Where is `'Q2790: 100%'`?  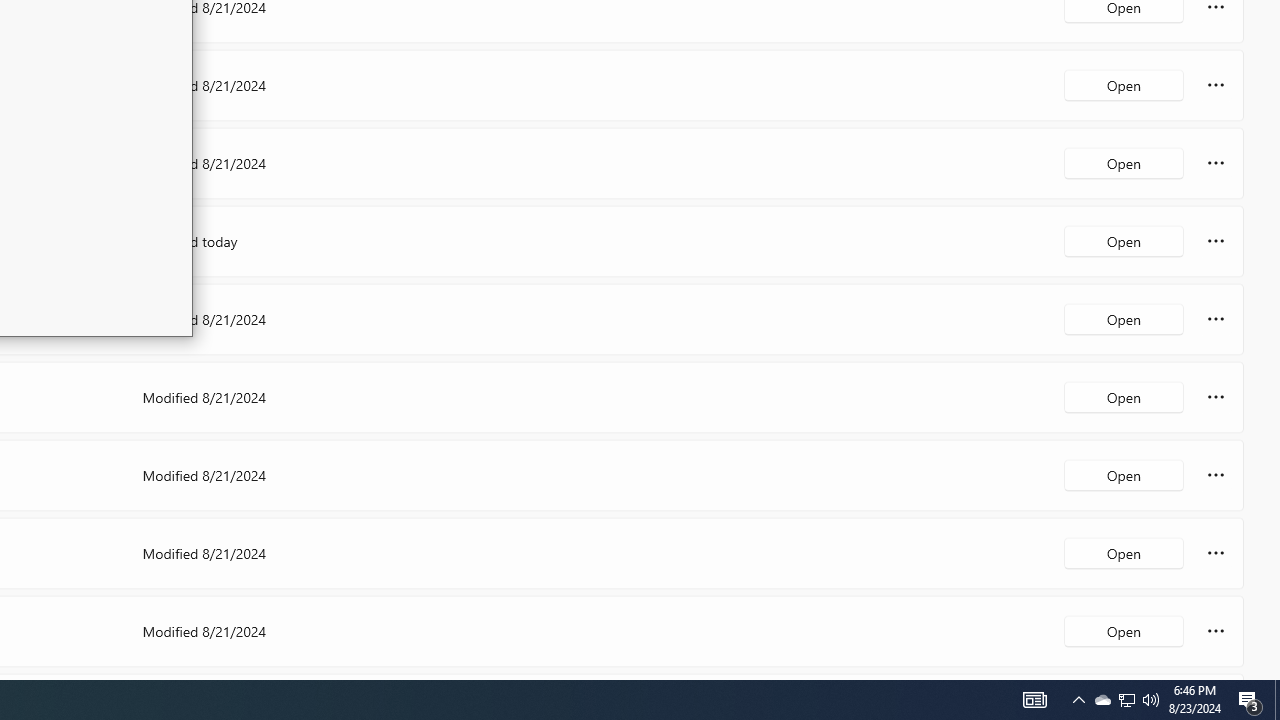
'Q2790: 100%' is located at coordinates (1151, 698).